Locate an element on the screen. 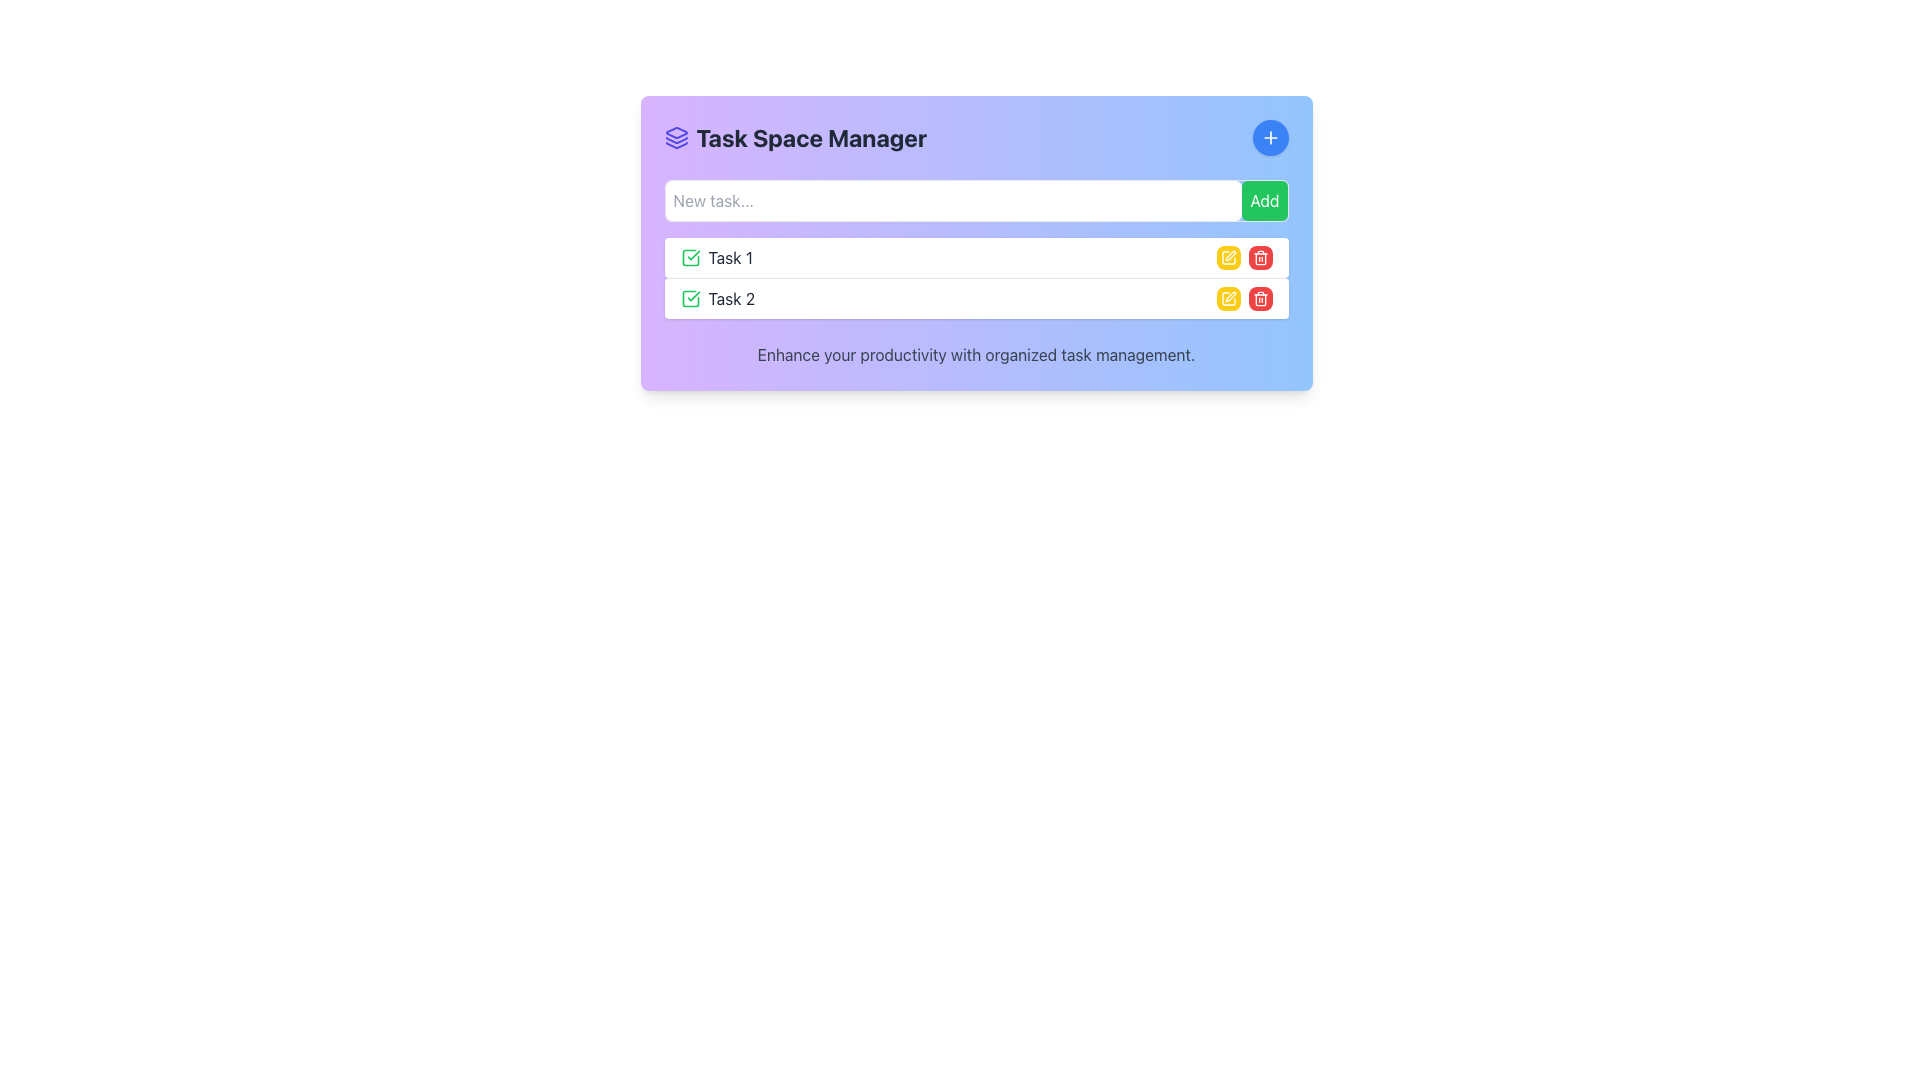 The image size is (1920, 1080). the delete button with a trash can icon for 'Task 2' is located at coordinates (1259, 299).